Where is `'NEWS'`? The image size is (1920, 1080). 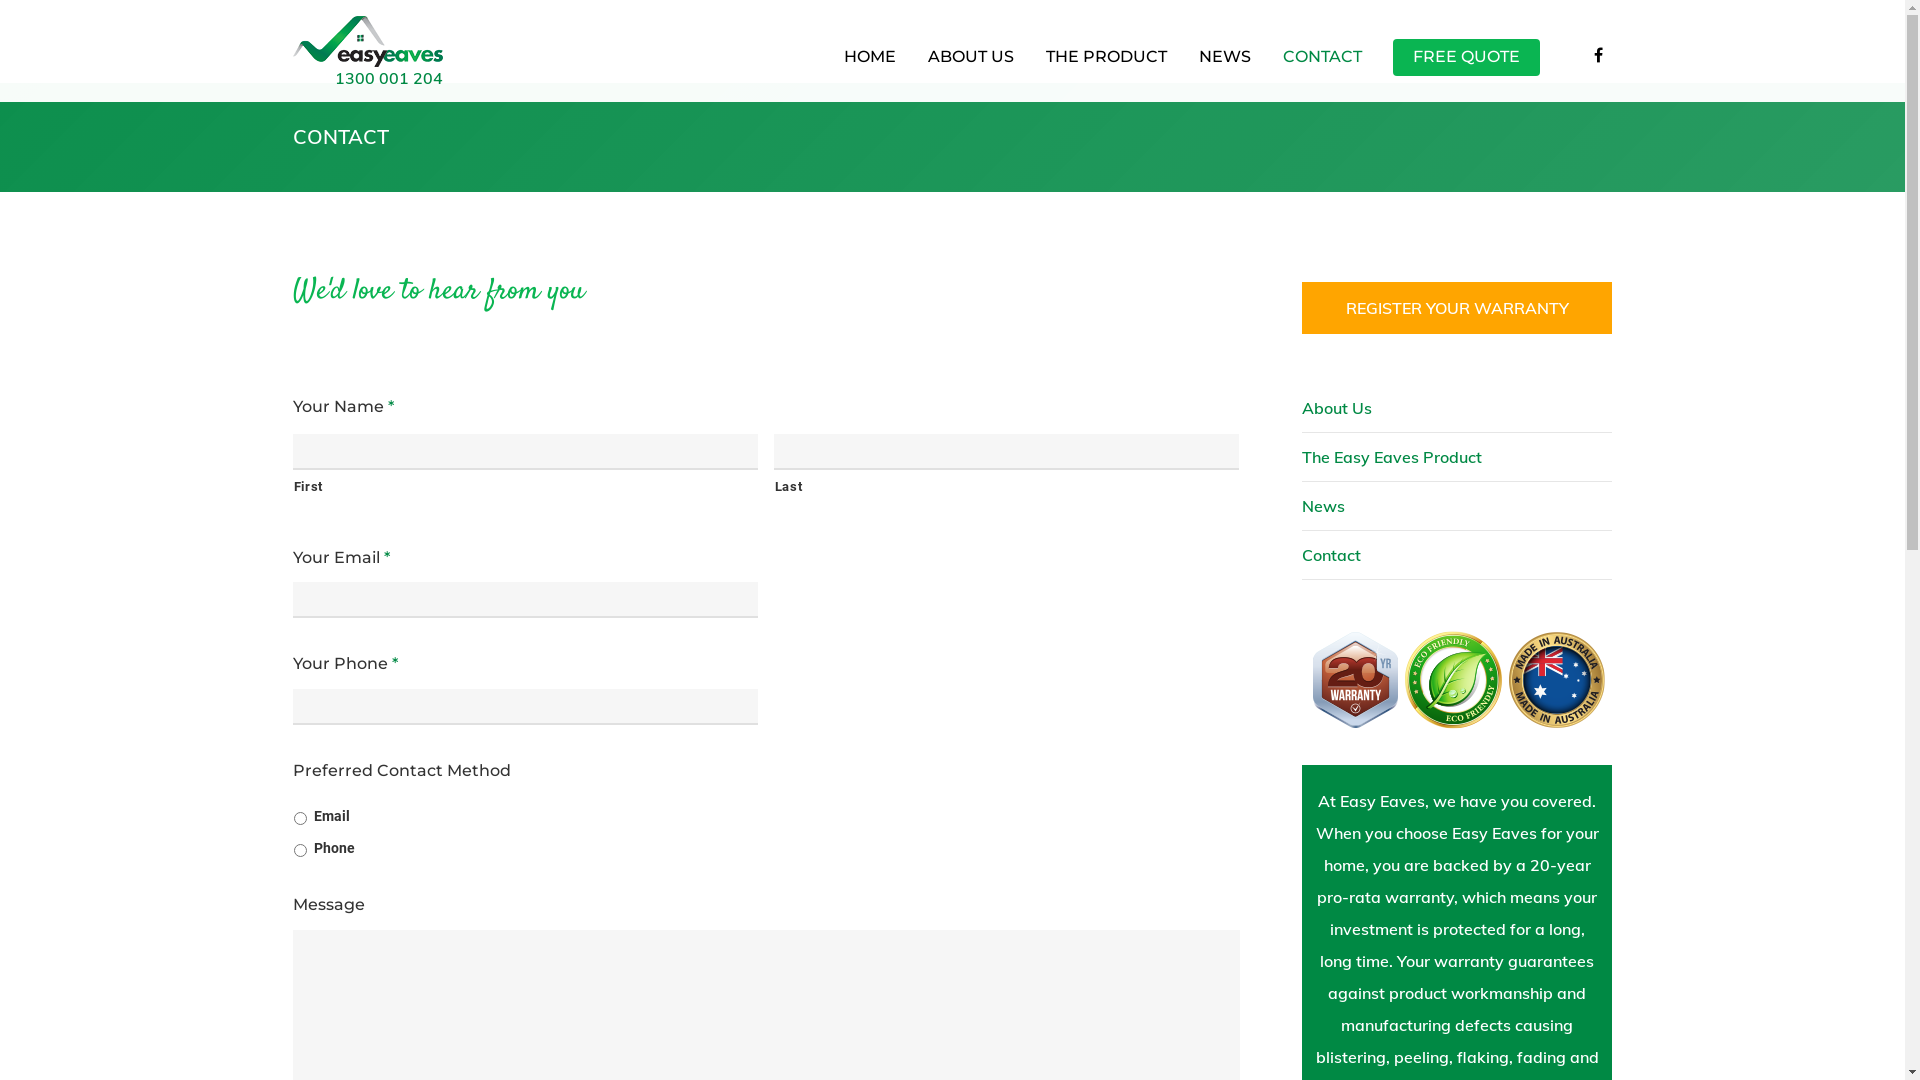 'NEWS' is located at coordinates (1223, 64).